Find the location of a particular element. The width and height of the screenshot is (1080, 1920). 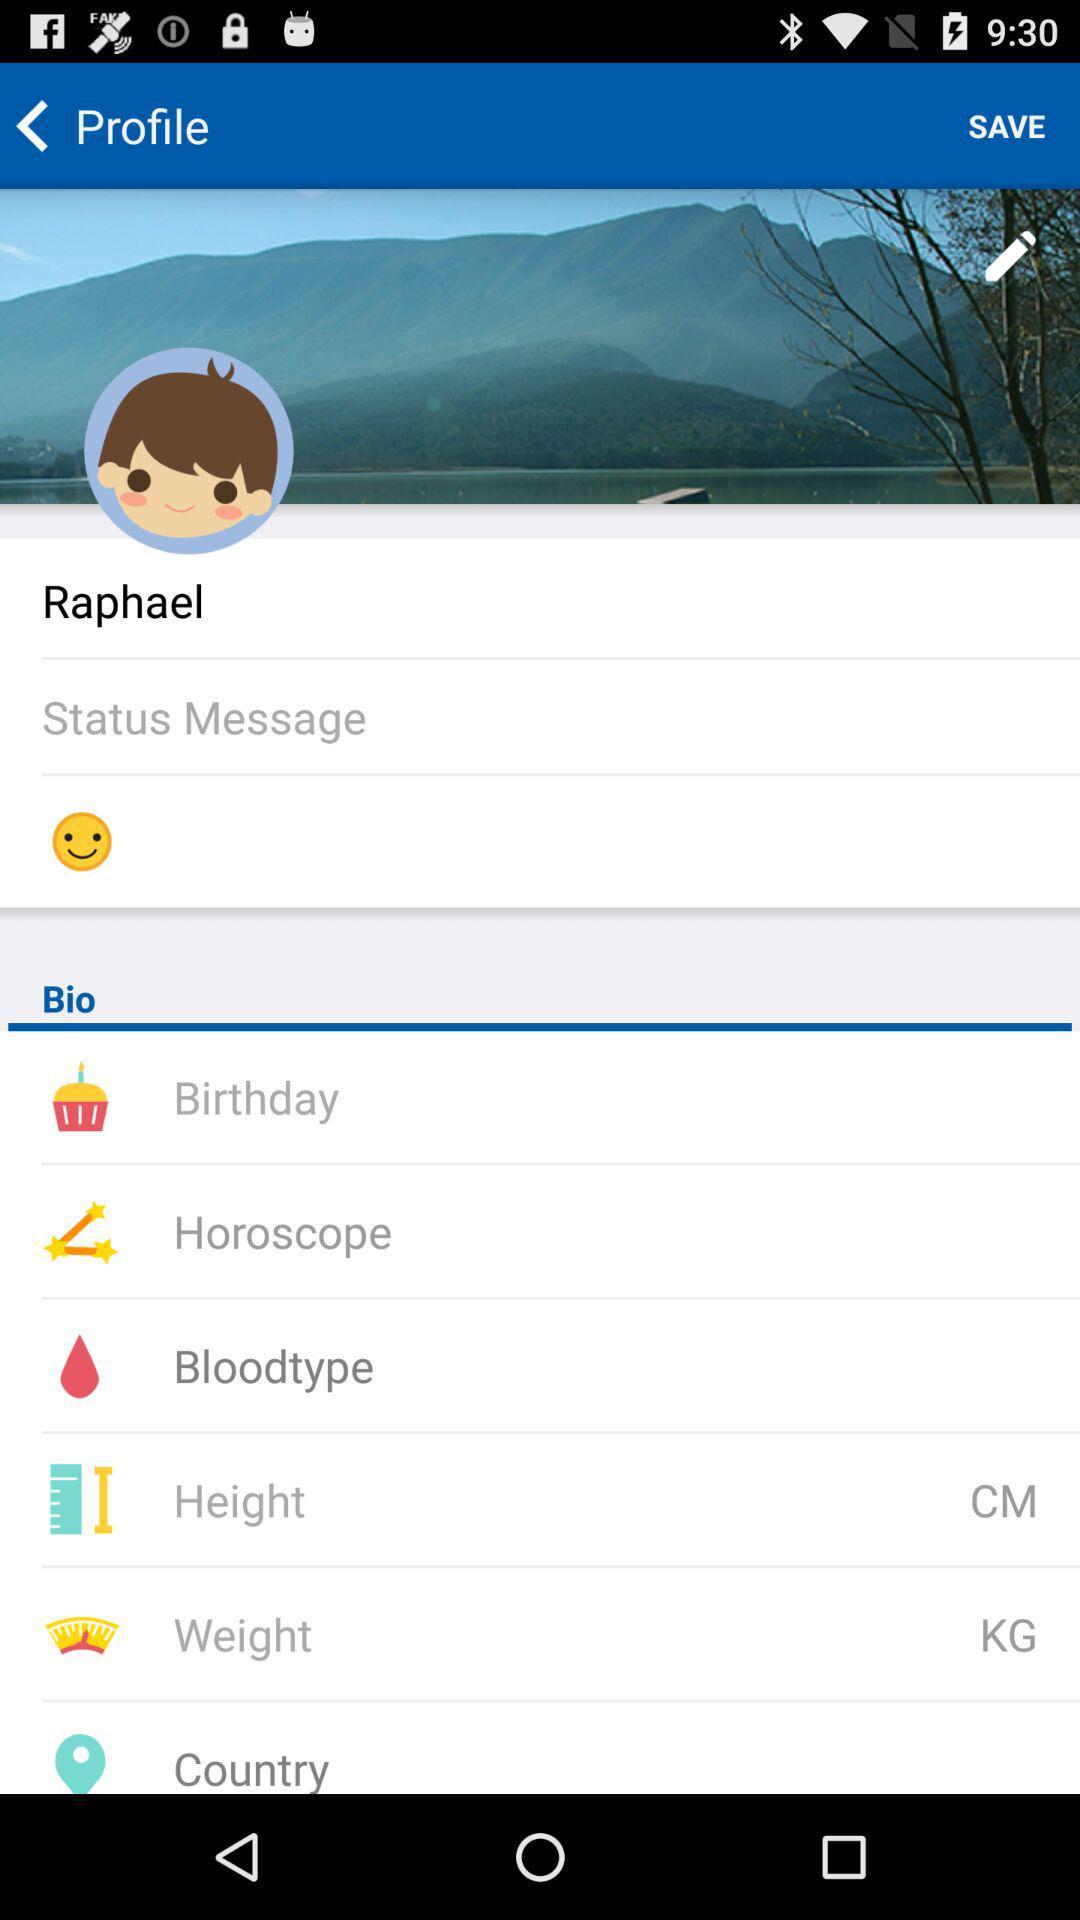

type your birthday is located at coordinates (438, 1095).